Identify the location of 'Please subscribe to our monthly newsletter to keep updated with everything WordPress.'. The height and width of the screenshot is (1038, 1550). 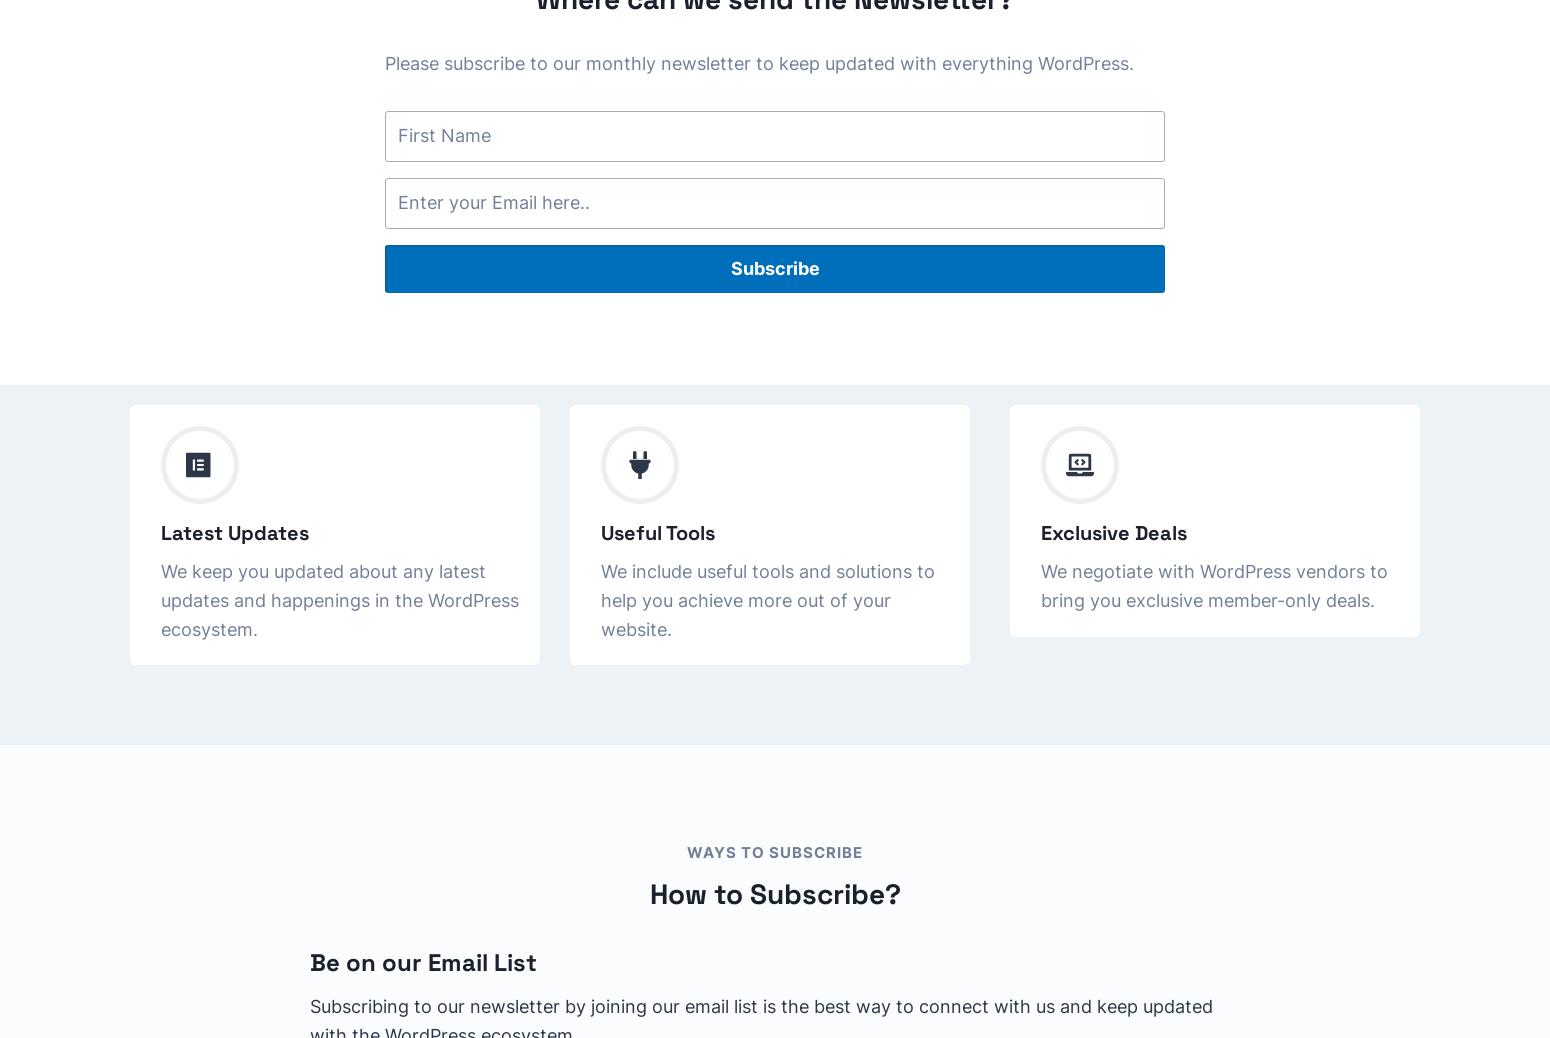
(759, 62).